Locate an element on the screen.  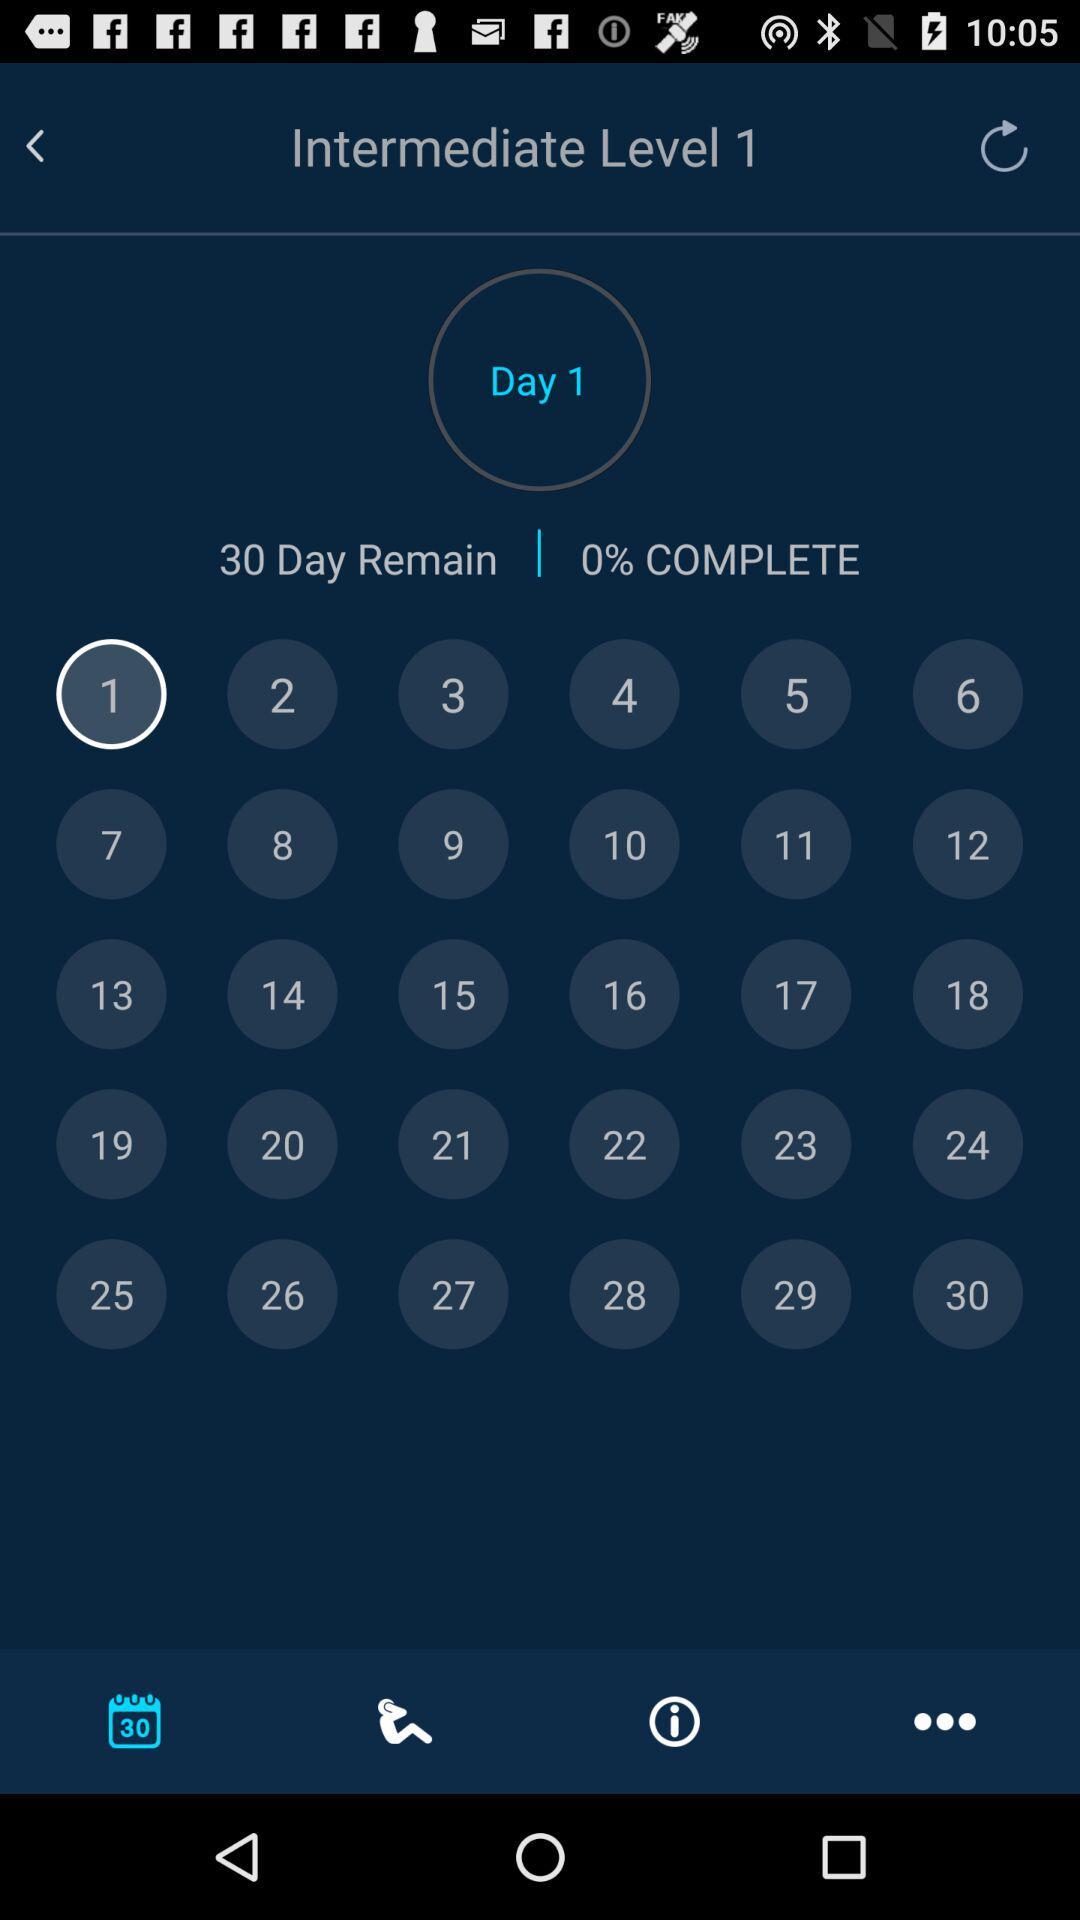
two is located at coordinates (282, 694).